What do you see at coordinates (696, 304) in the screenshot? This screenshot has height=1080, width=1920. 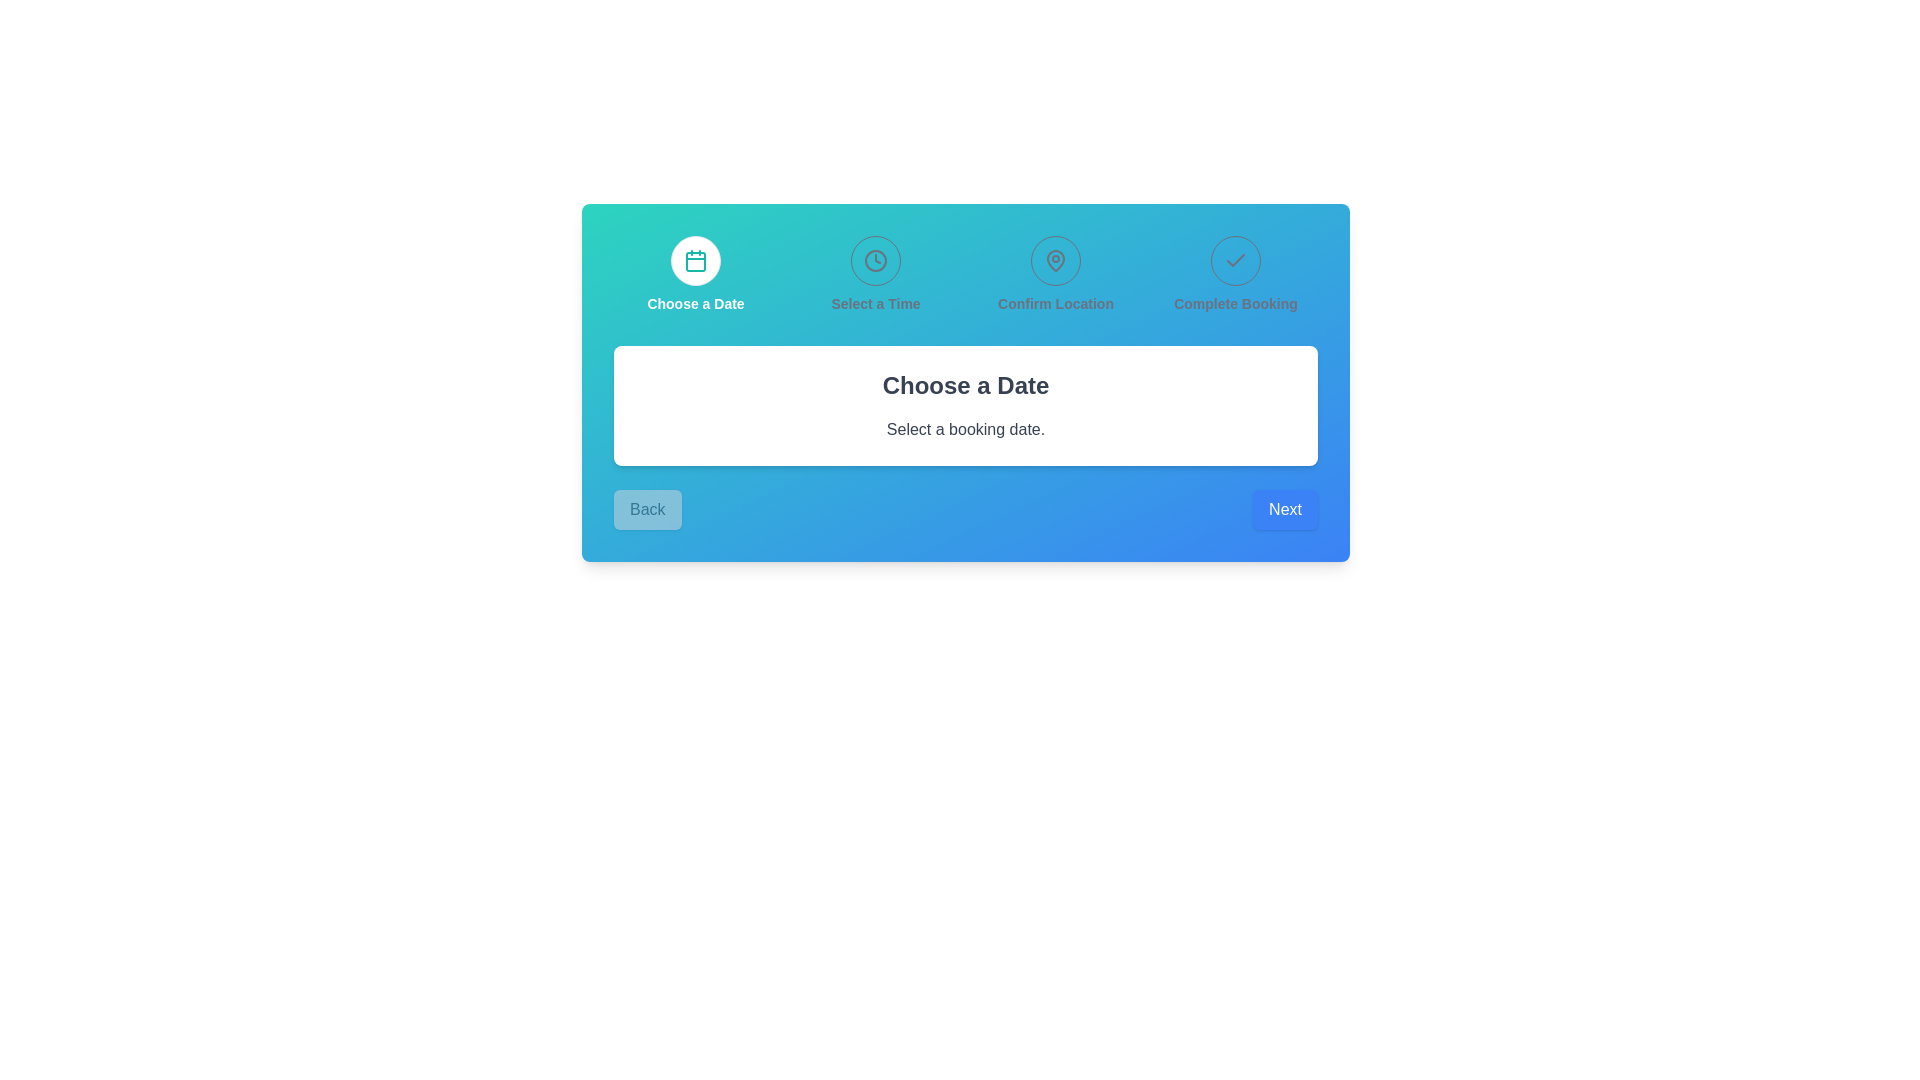 I see `the static text label that reads 'Choose a Date', which is styled in bold white font and is located below a calendar icon in the step navigation interface` at bounding box center [696, 304].